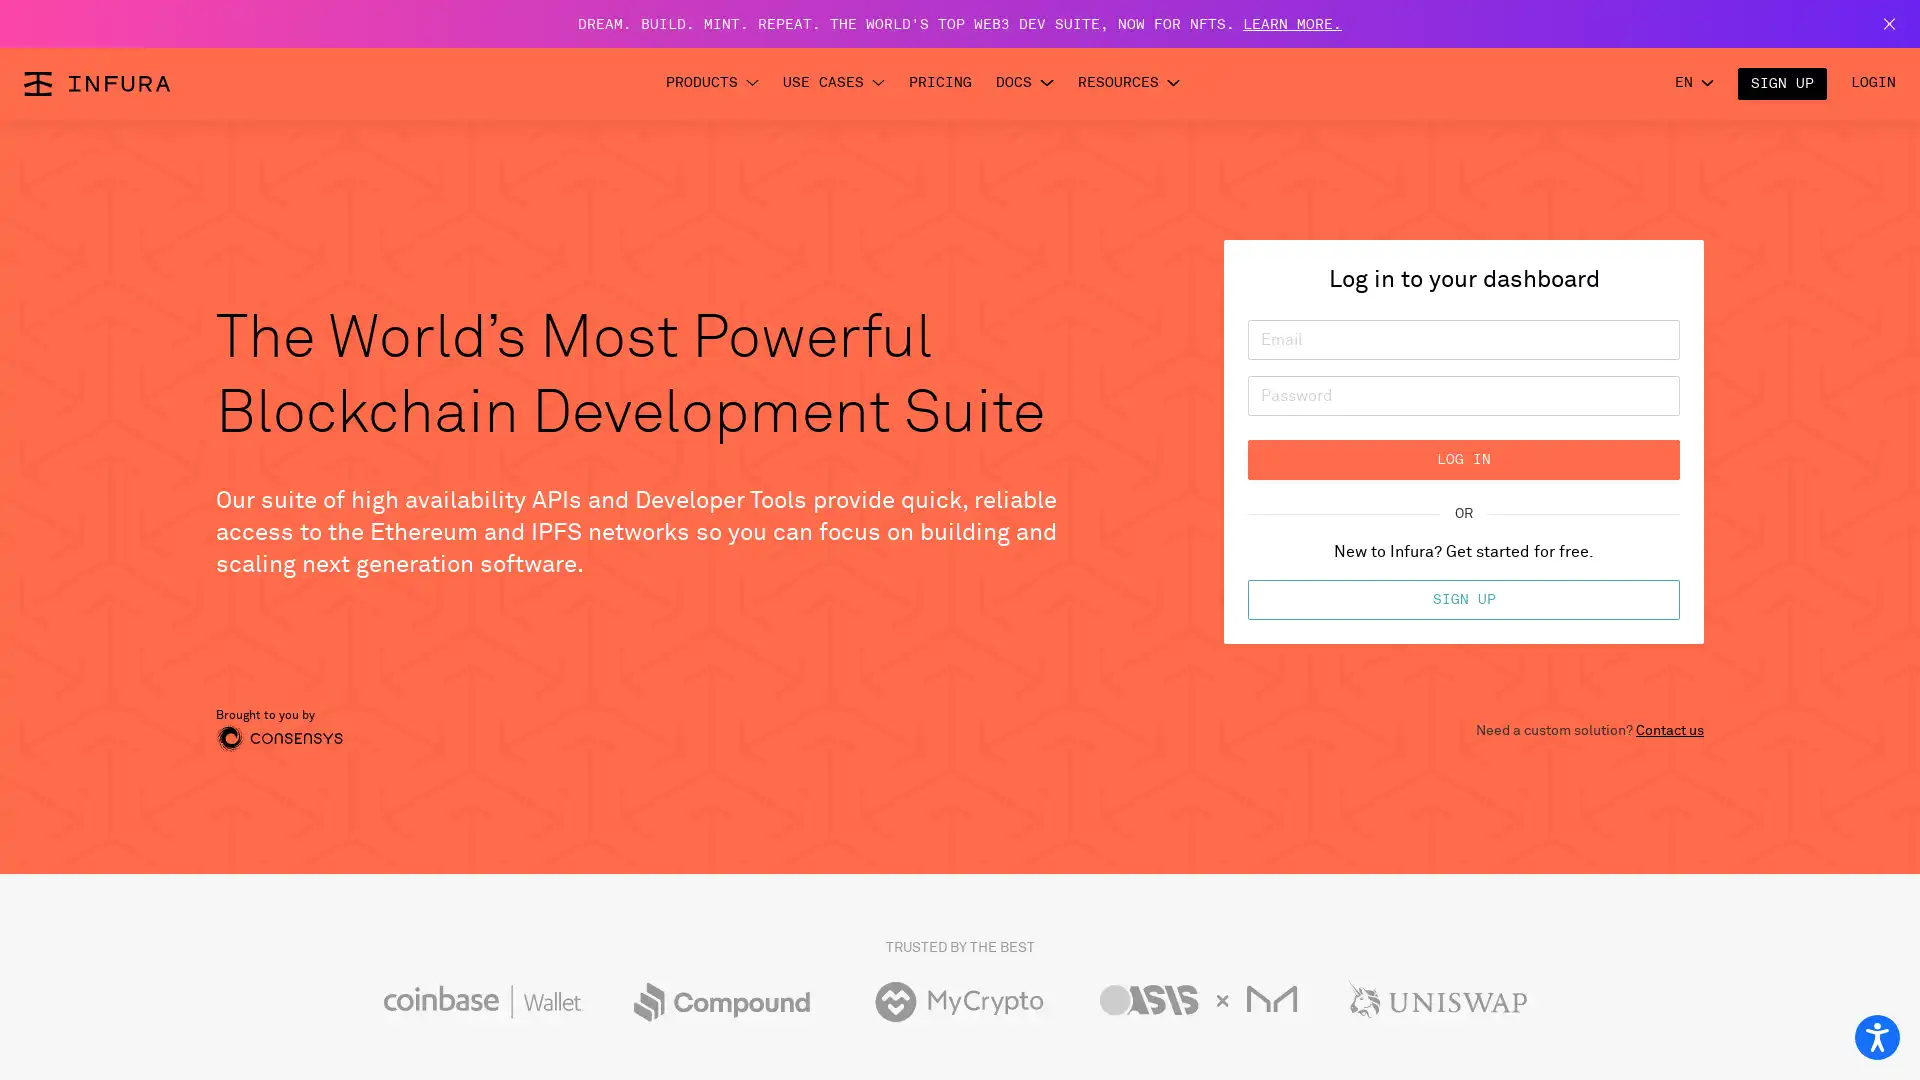 The height and width of the screenshot is (1080, 1920). I want to click on SIGN UP, so click(1464, 599).